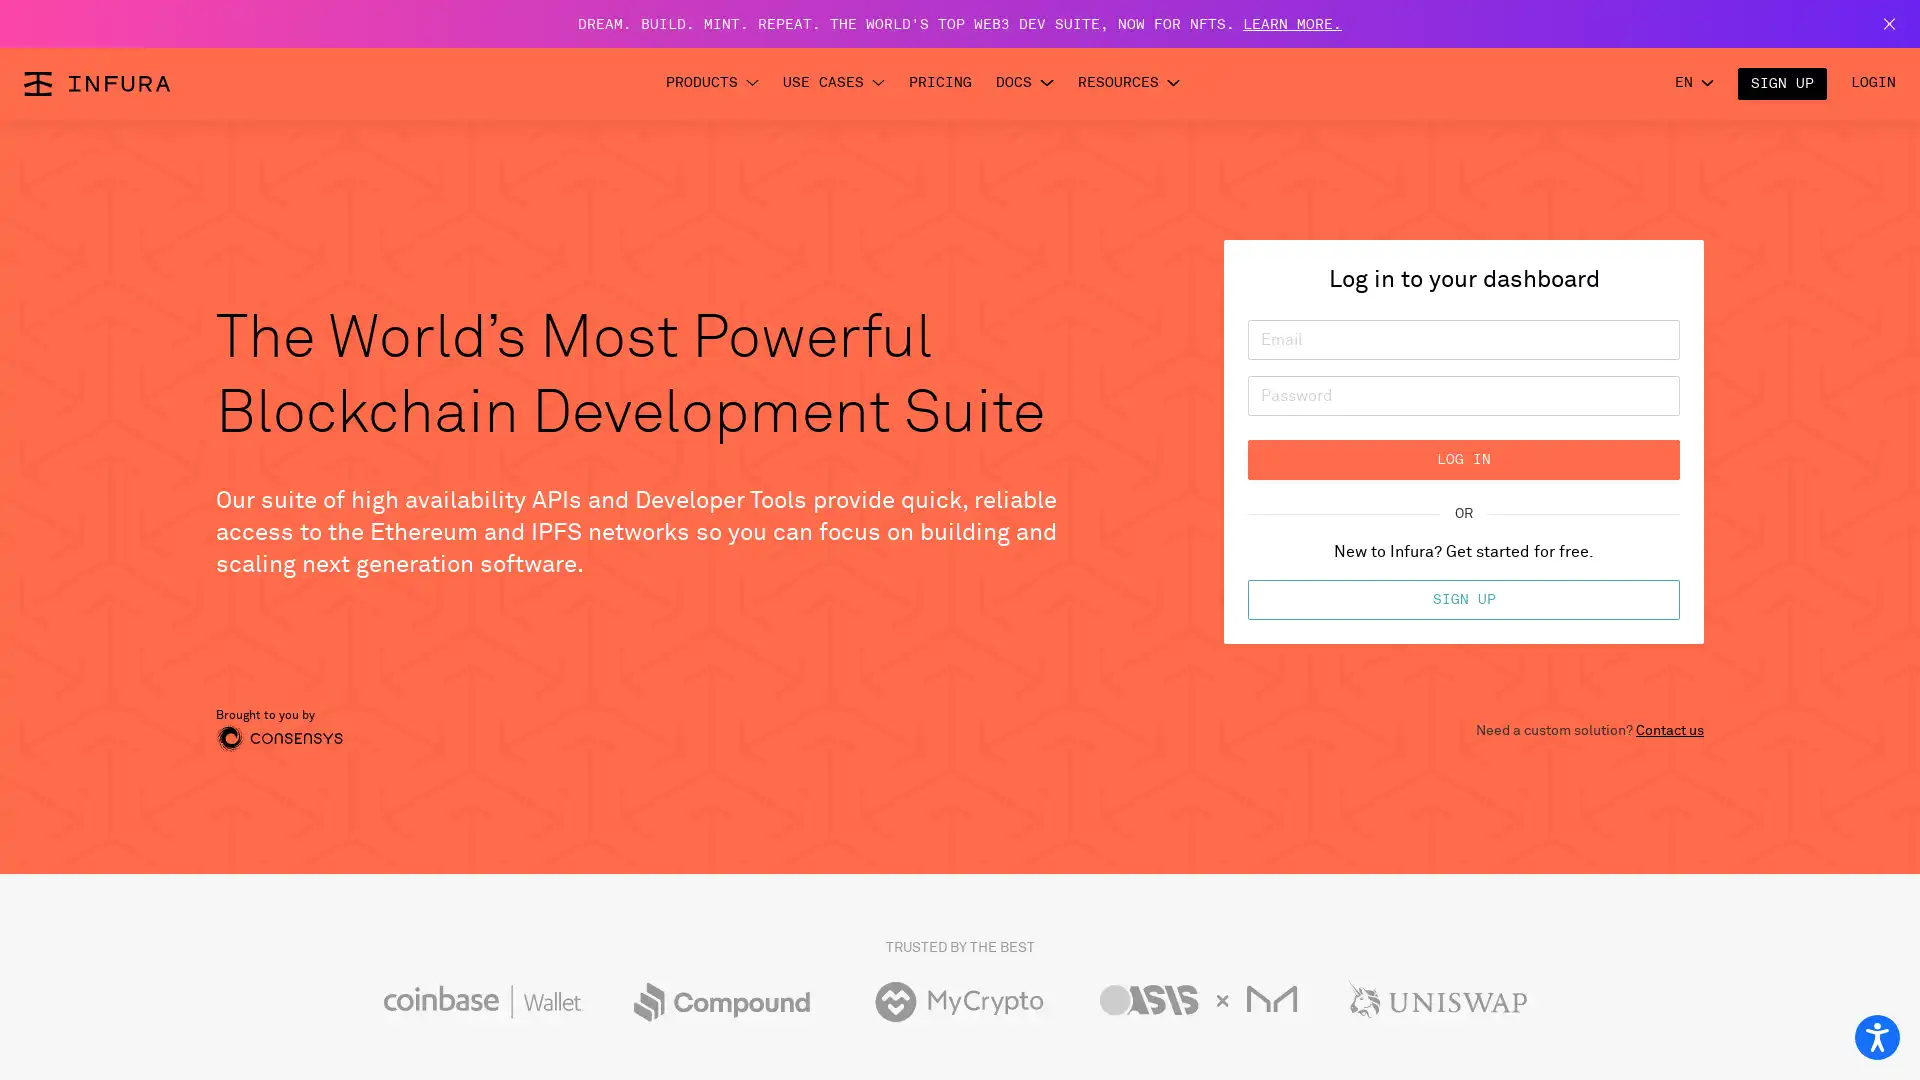 The height and width of the screenshot is (1080, 1920). I want to click on SIGN UP, so click(1464, 599).